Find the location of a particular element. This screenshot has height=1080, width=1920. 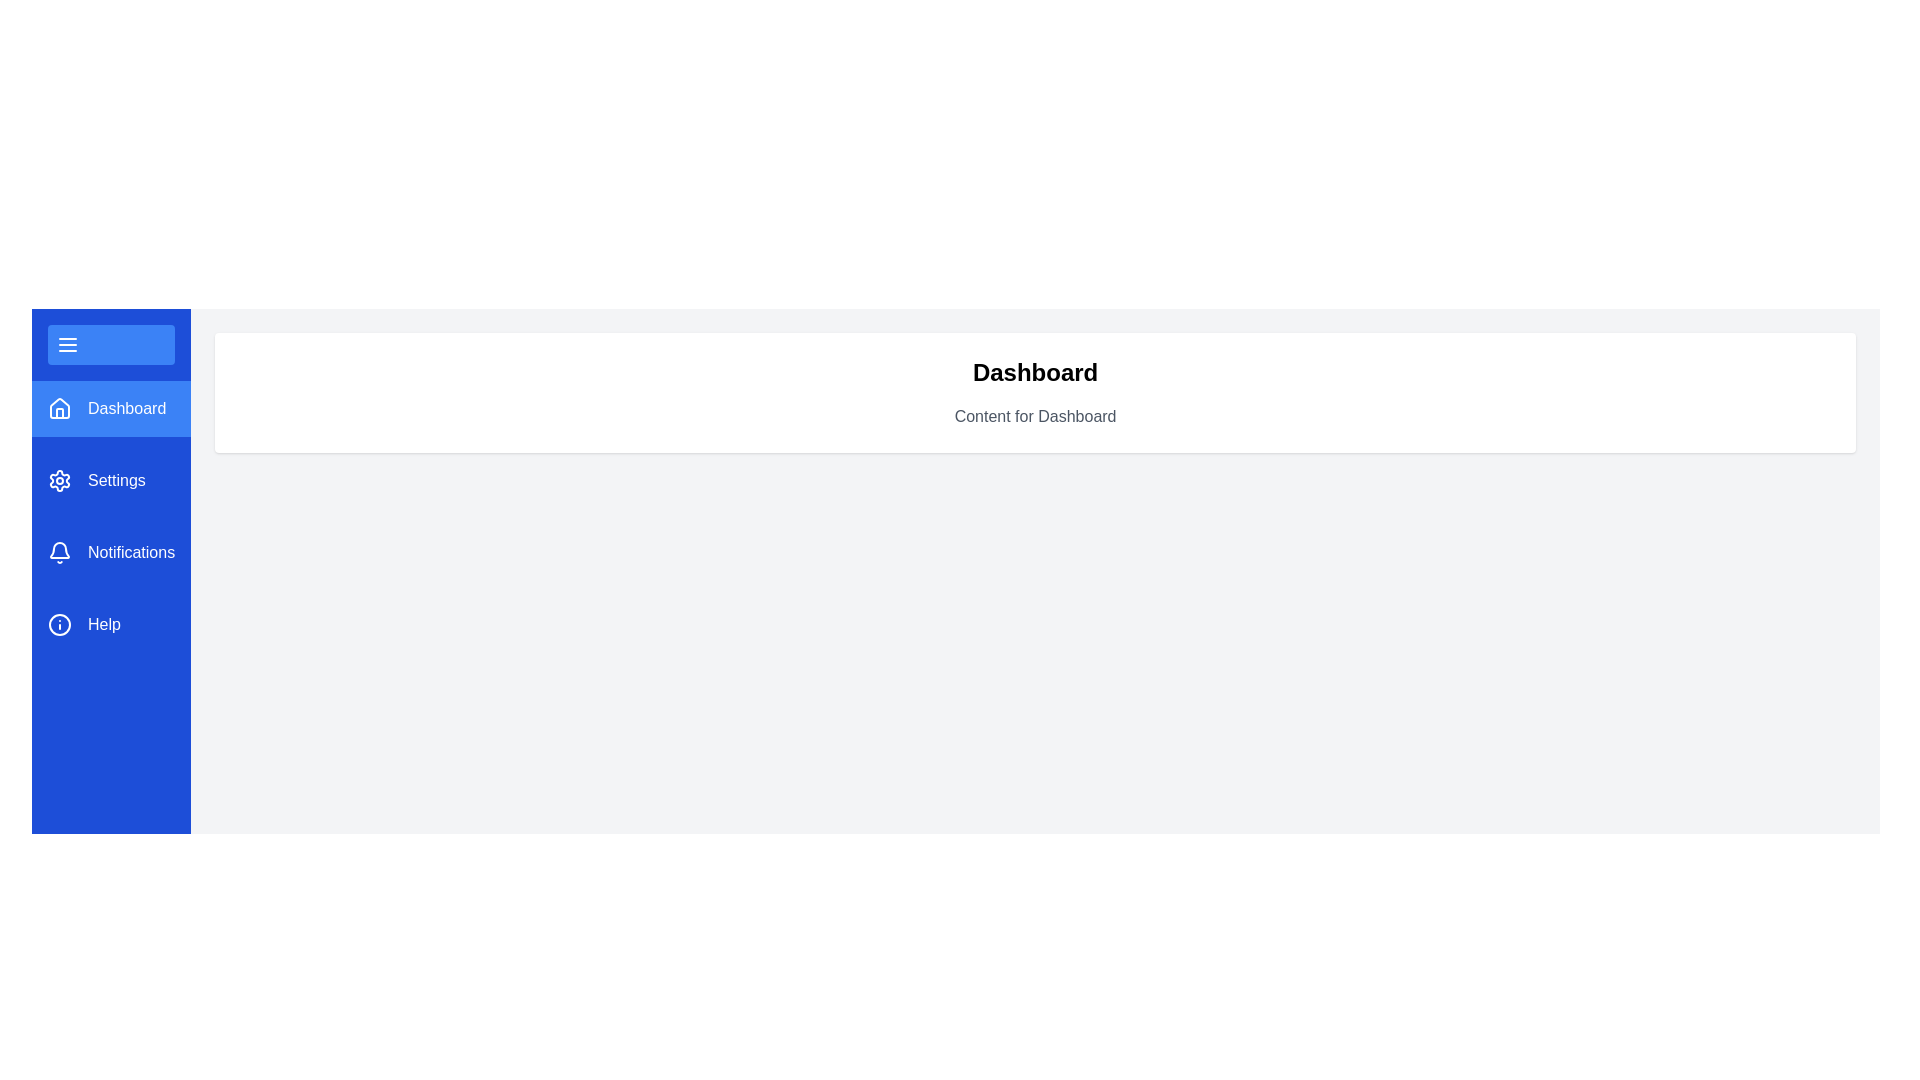

the second item in the vertical navigation menu, which leads to the Settings page is located at coordinates (110, 481).